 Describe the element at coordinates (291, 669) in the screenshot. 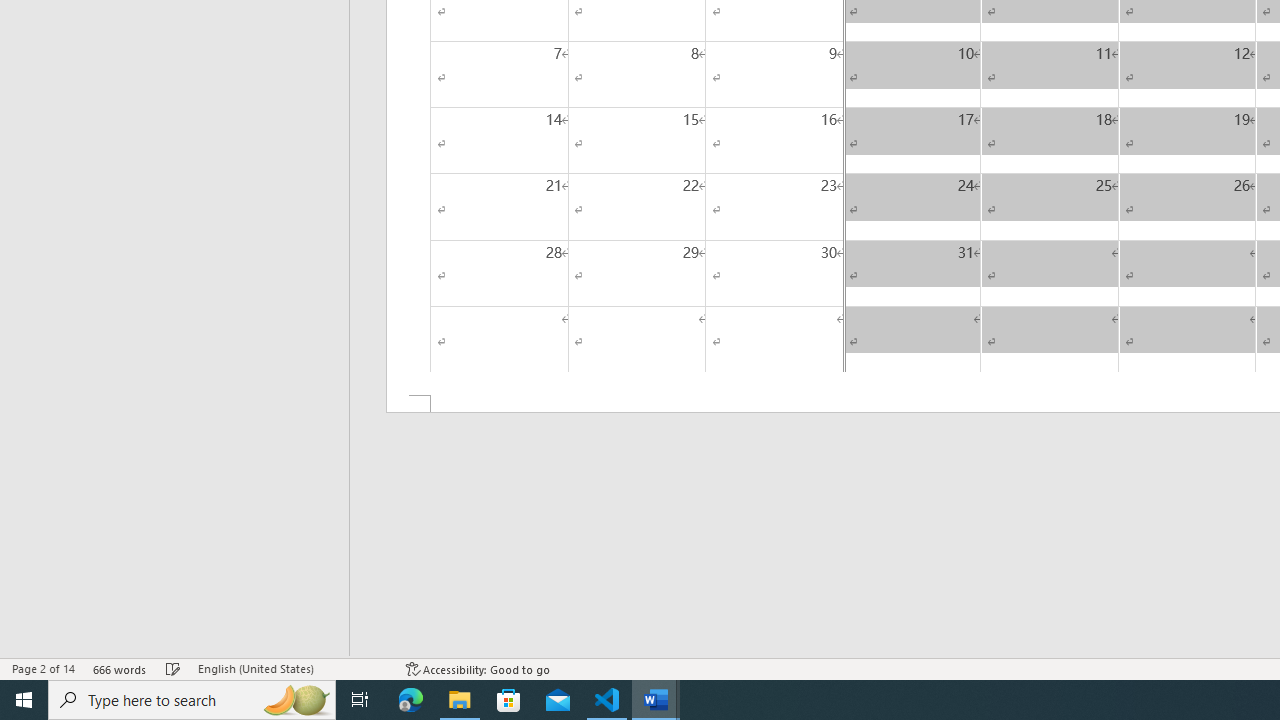

I see `'Language English (United States)'` at that location.